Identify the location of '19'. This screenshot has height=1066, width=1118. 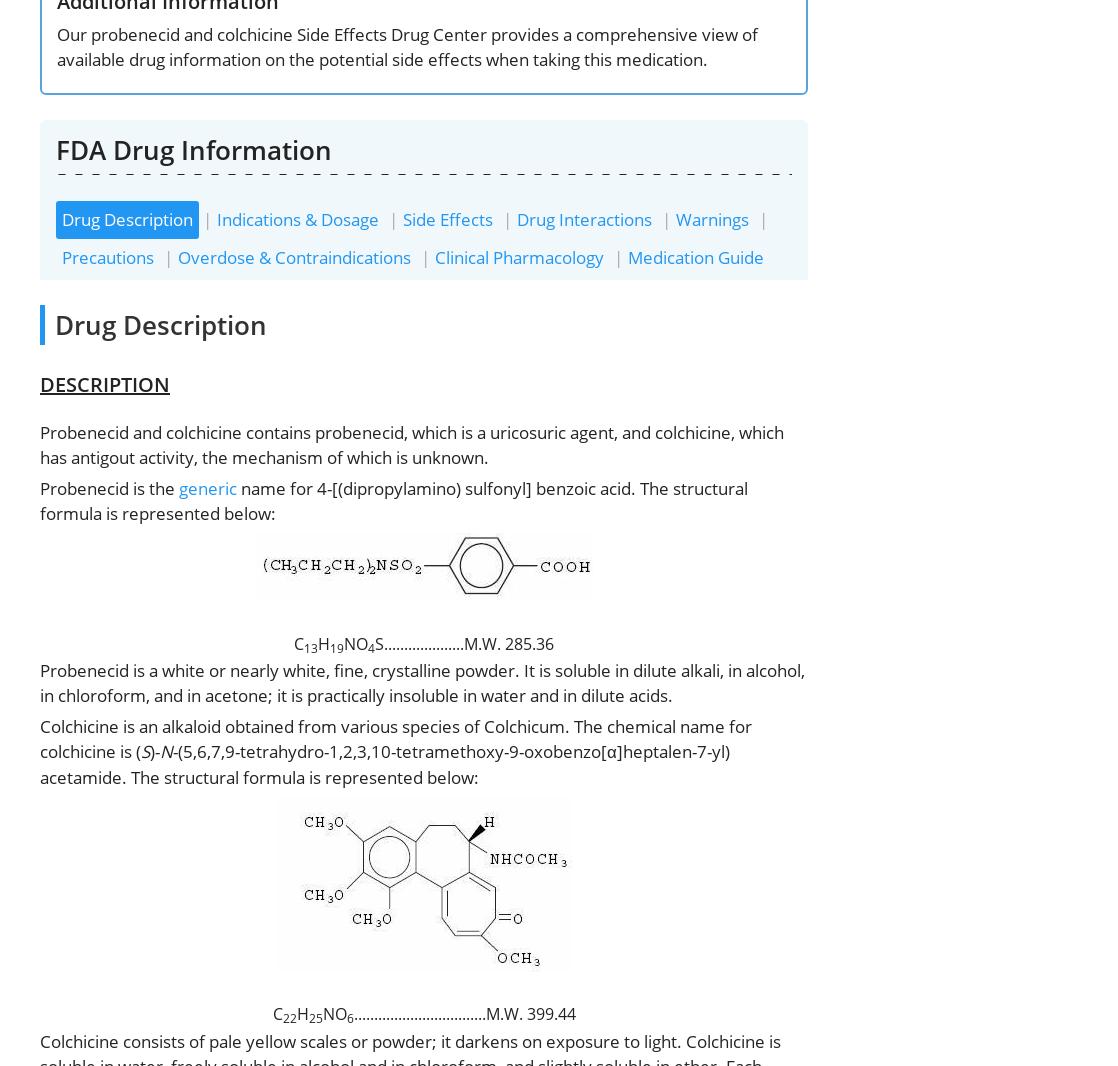
(335, 646).